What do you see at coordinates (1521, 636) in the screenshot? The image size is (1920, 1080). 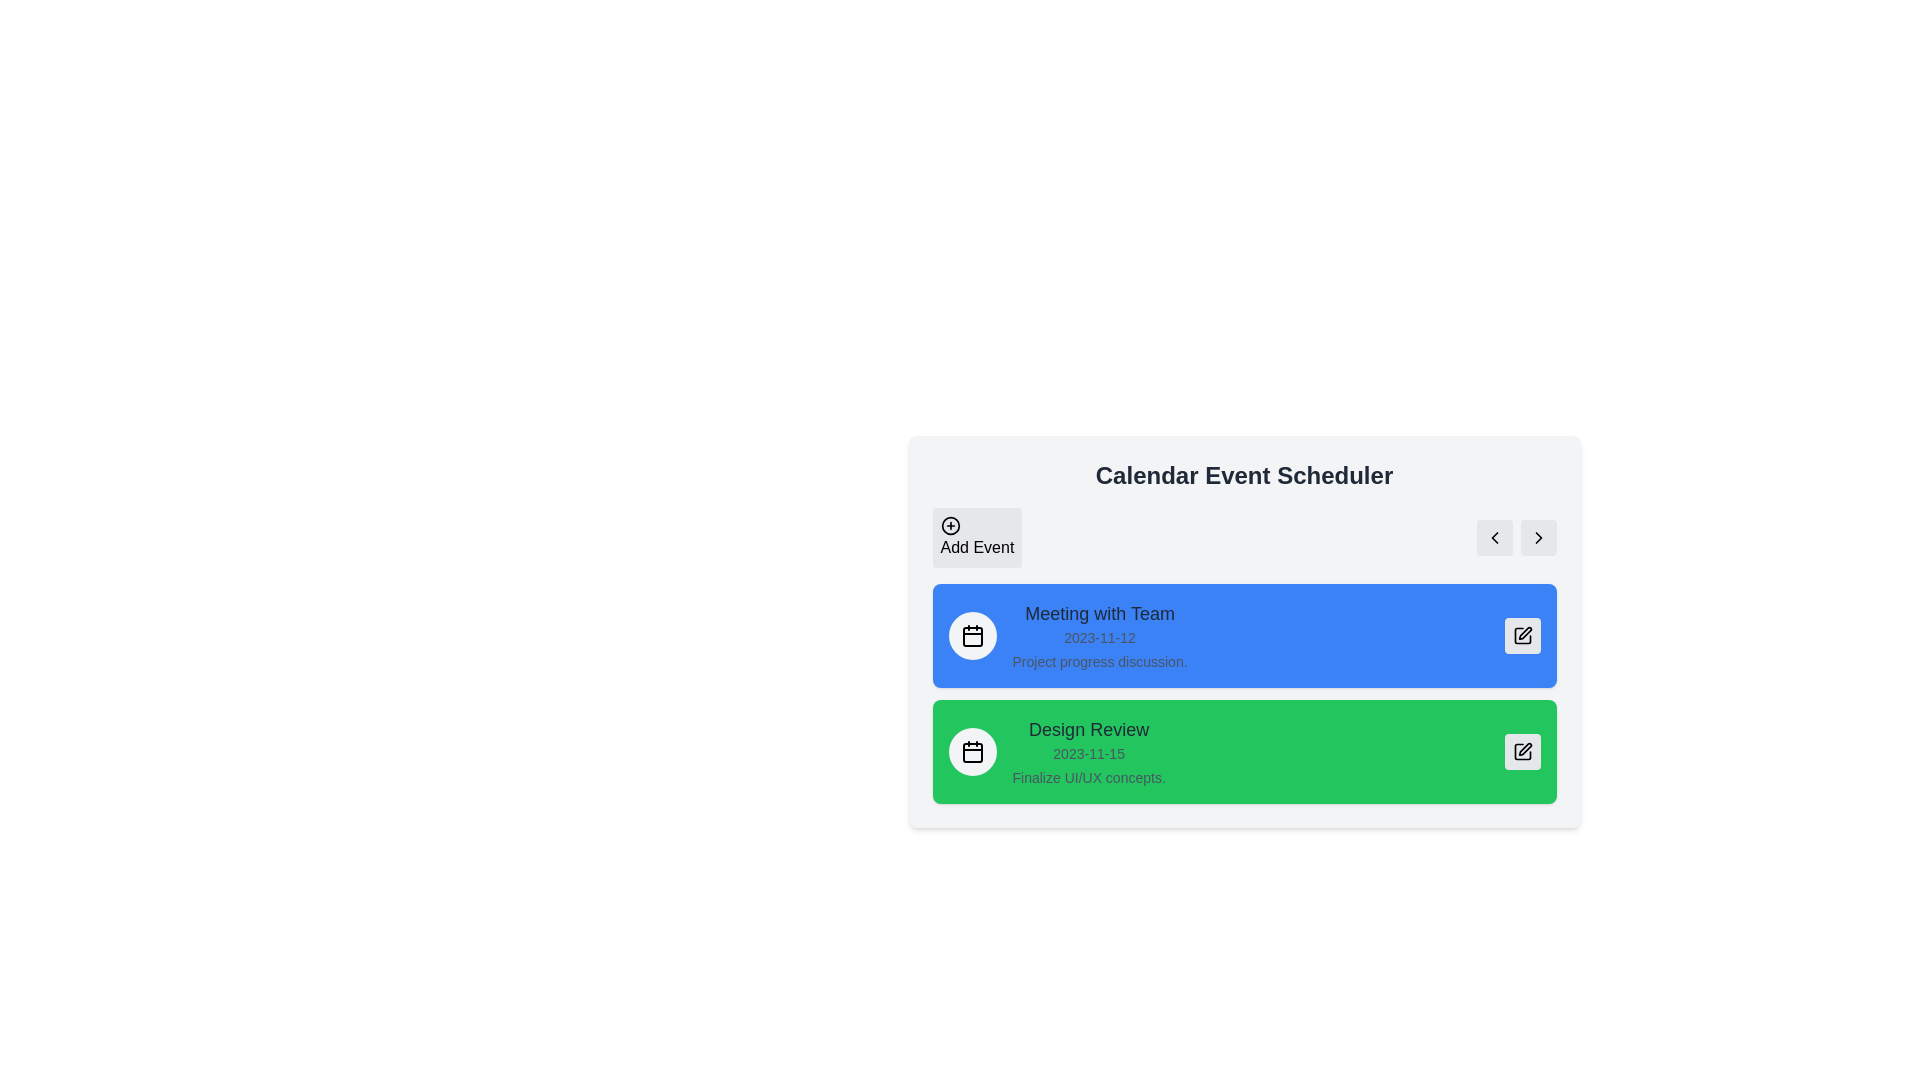 I see `the edit icon located at the top-right corner of the blue card labeled 'Meeting with Team'` at bounding box center [1521, 636].